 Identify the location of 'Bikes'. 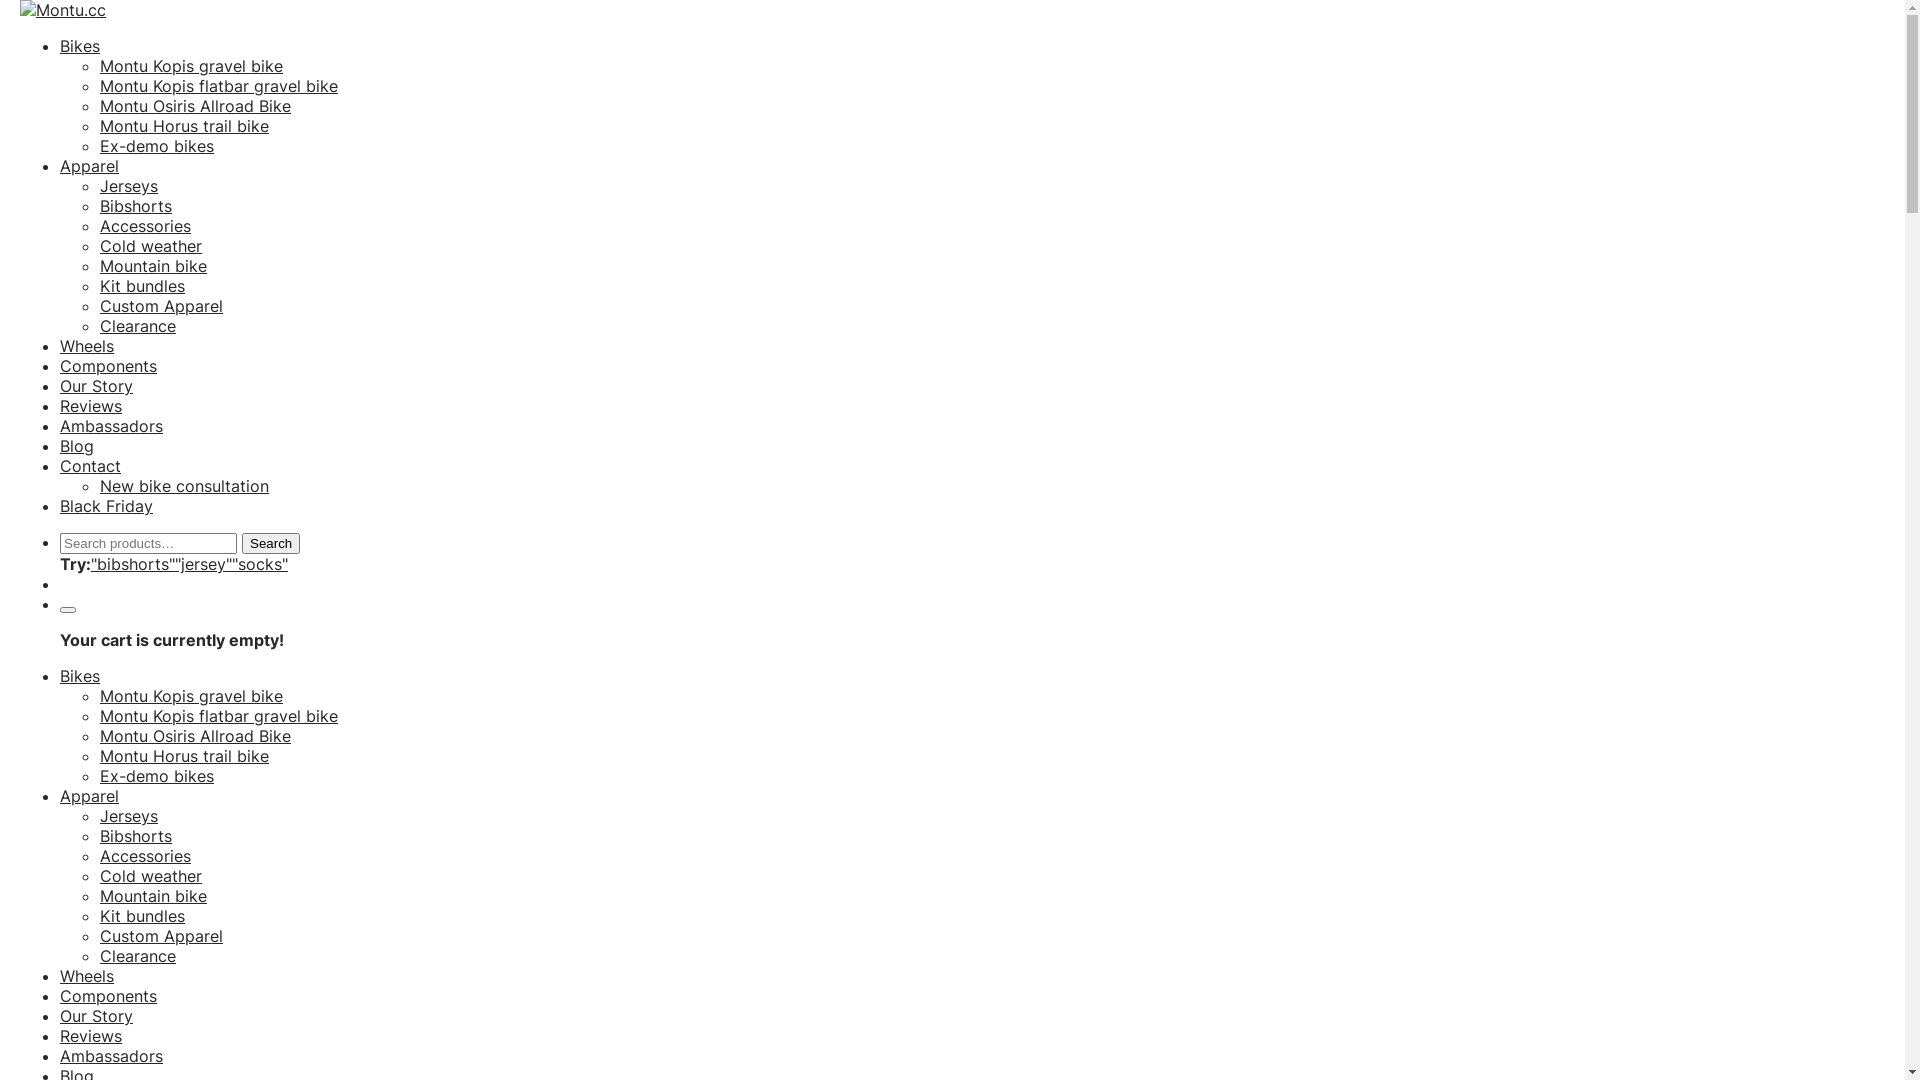
(59, 45).